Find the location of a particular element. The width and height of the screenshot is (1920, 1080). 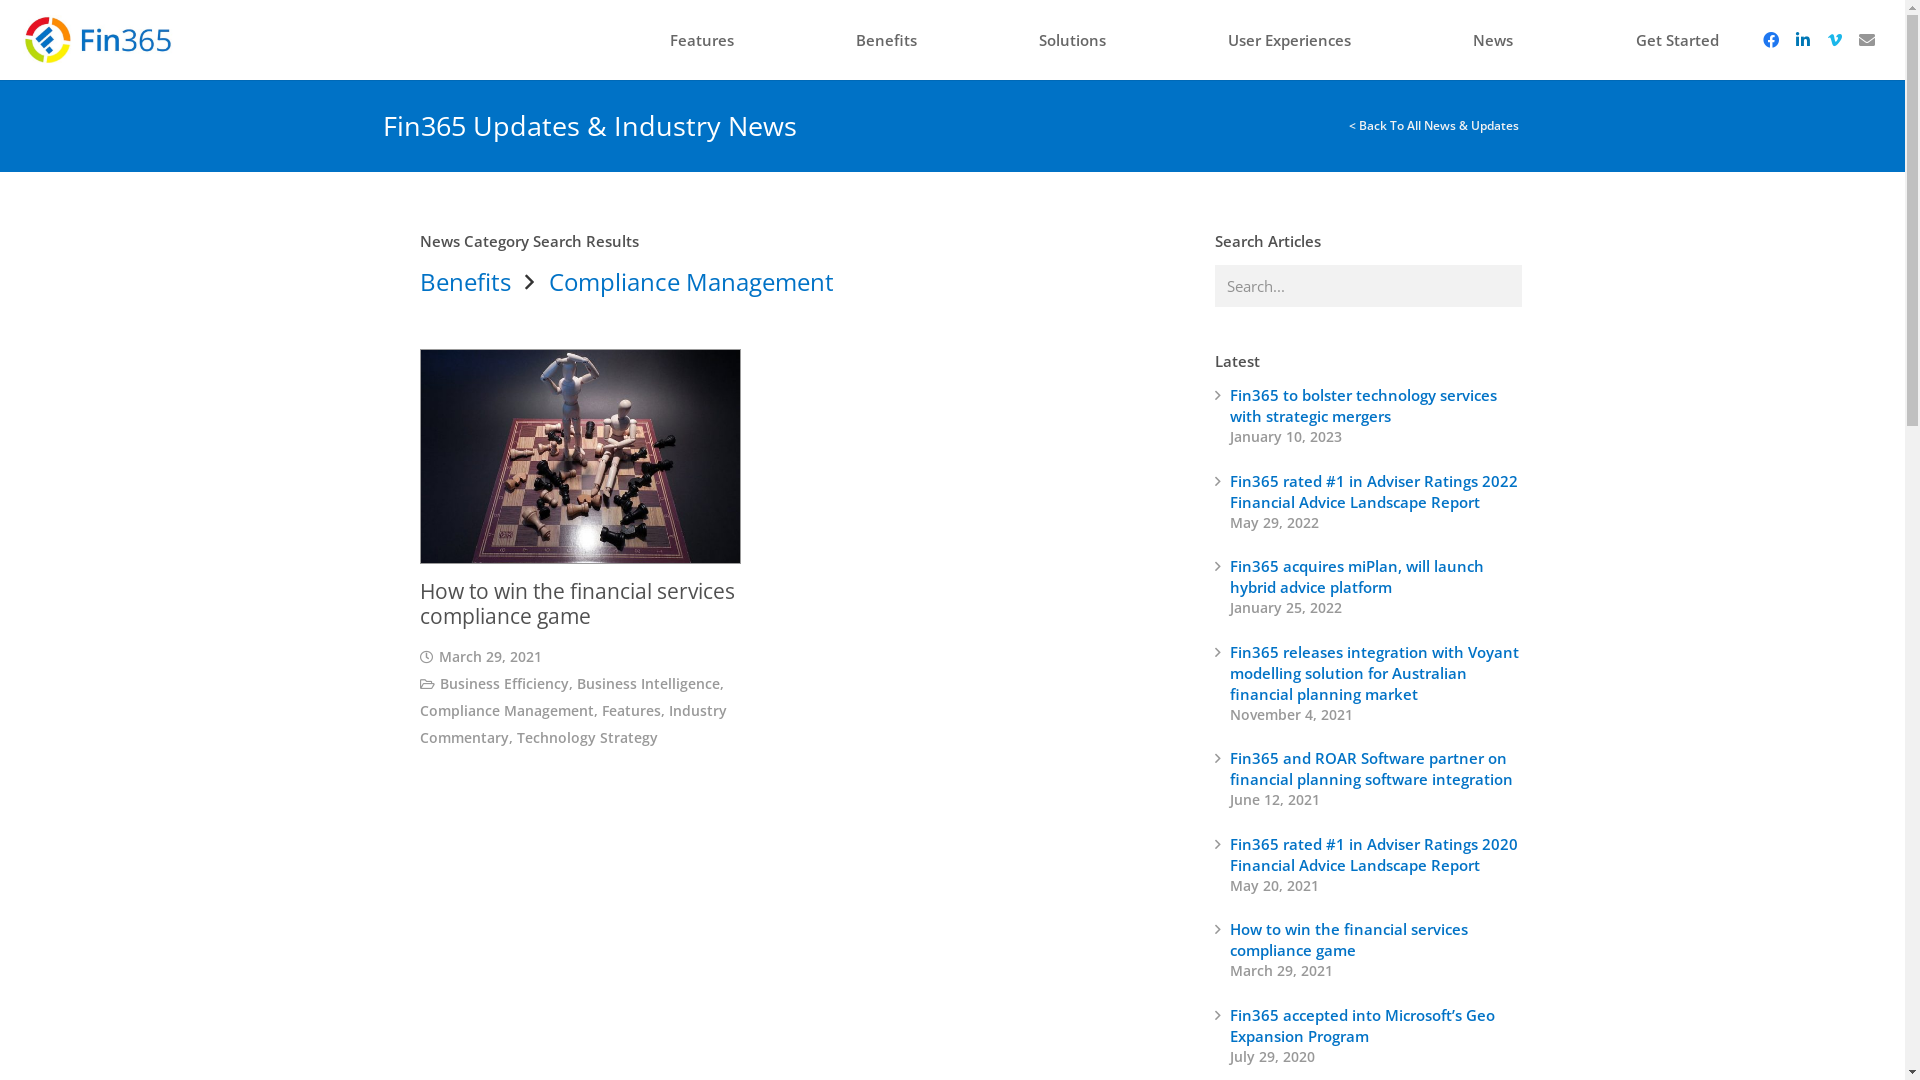

'LinkedIn' is located at coordinates (1801, 39).